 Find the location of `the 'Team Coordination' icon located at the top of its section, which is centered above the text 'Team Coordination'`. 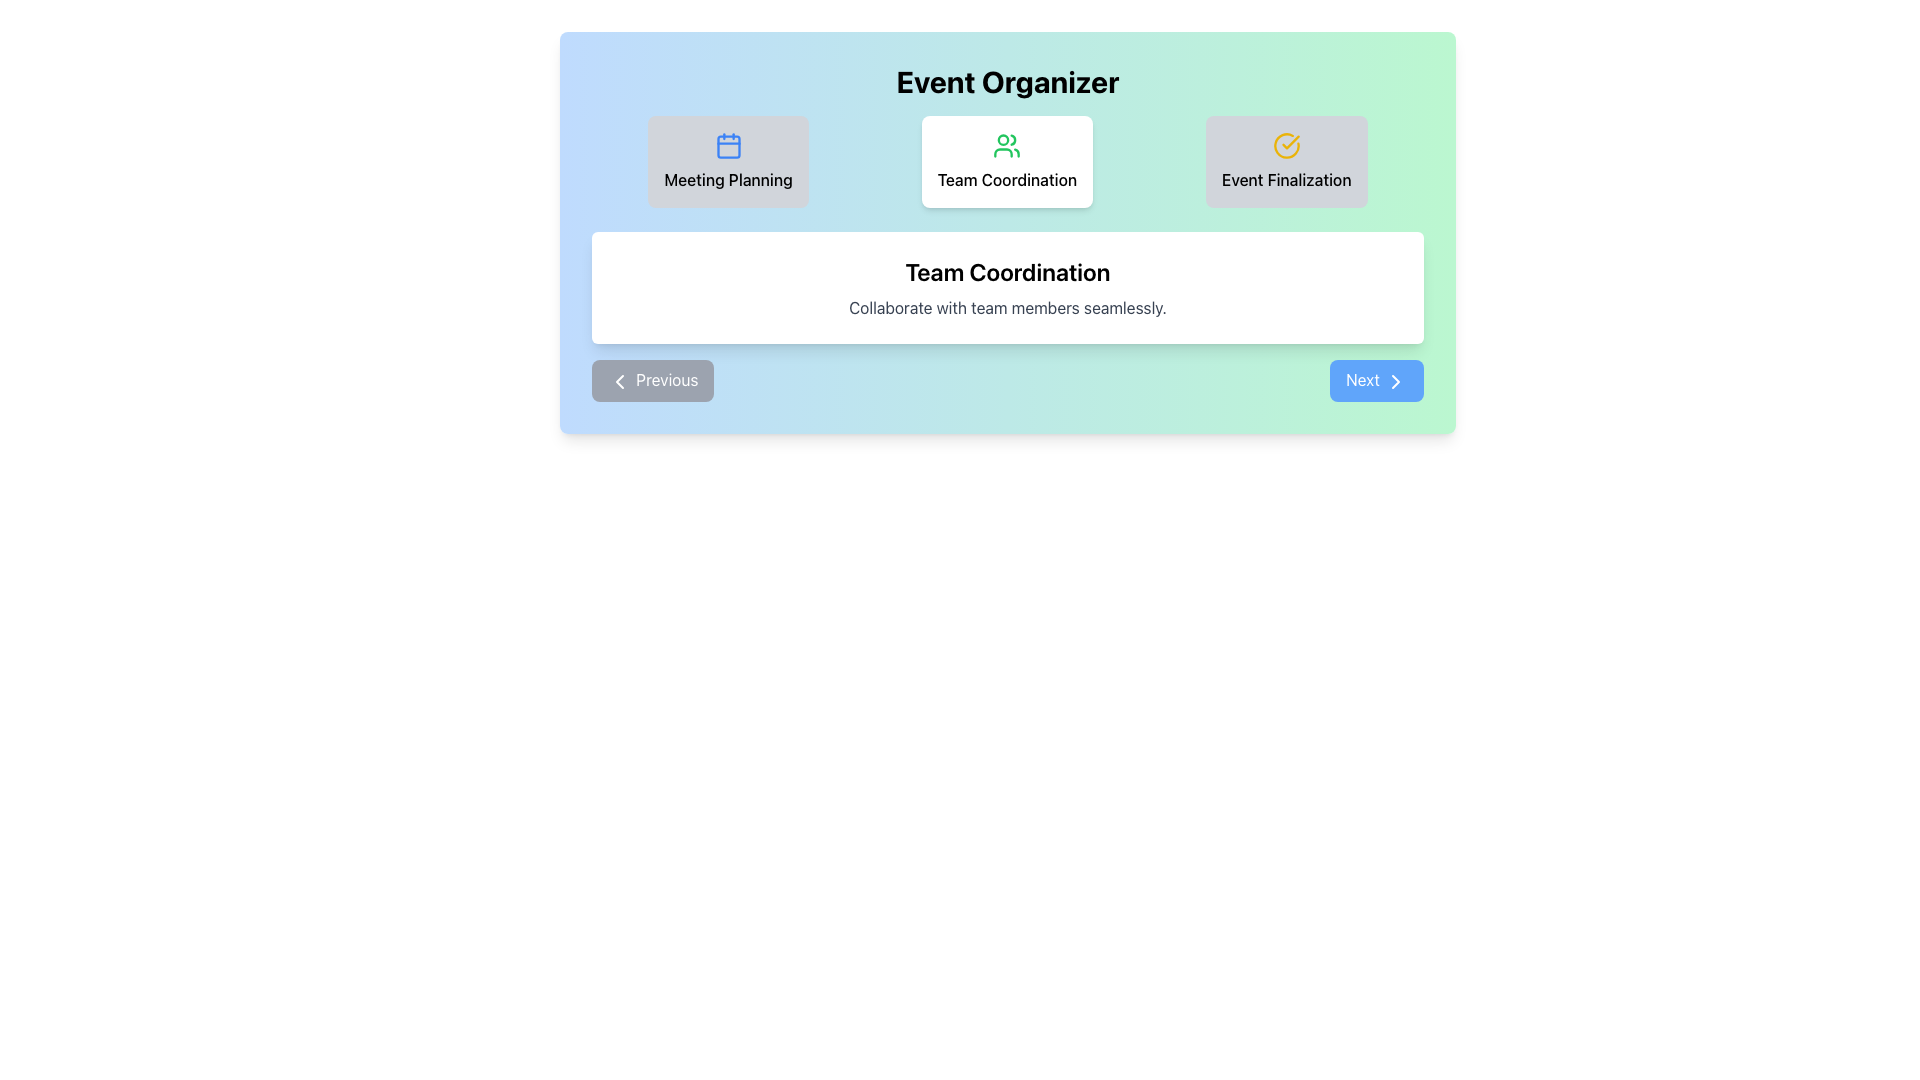

the 'Team Coordination' icon located at the top of its section, which is centered above the text 'Team Coordination' is located at coordinates (1007, 145).